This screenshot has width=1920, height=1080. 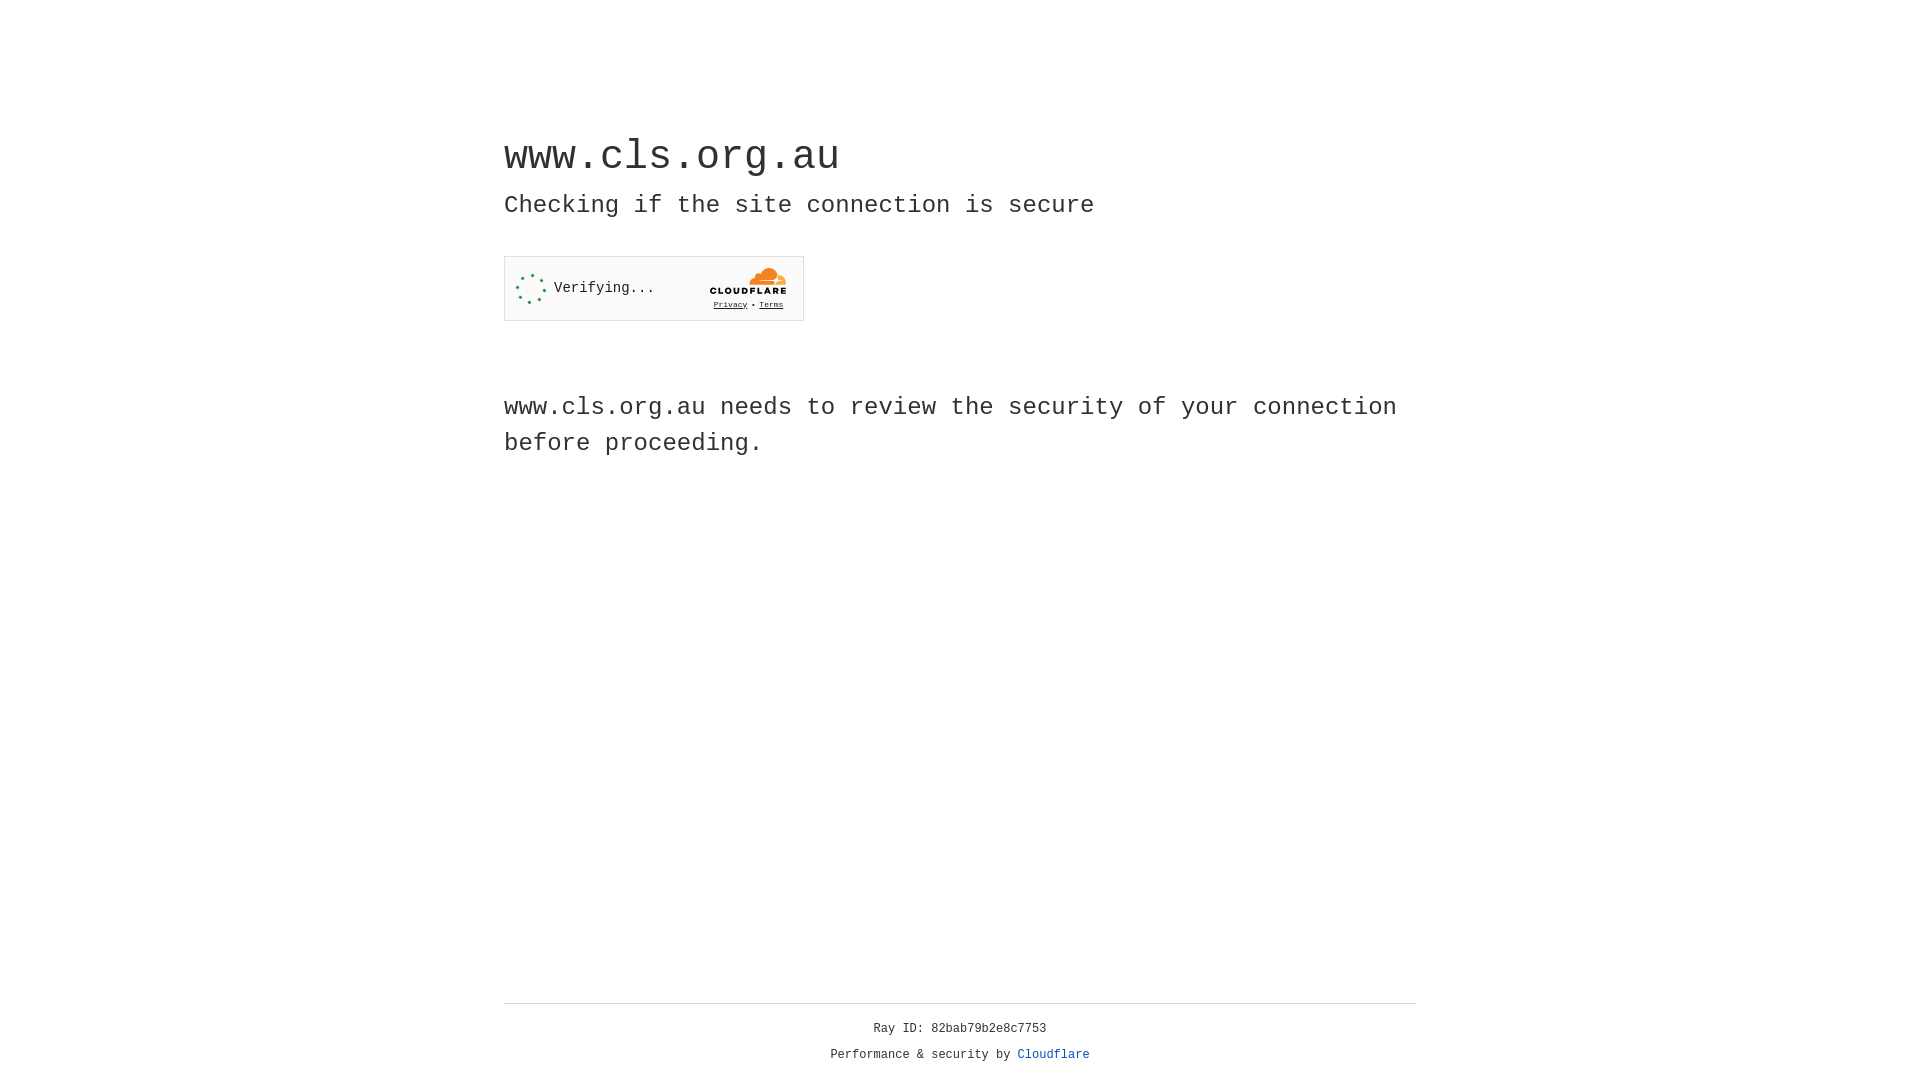 I want to click on 'Widget containing a Cloudflare security challenge', so click(x=653, y=288).